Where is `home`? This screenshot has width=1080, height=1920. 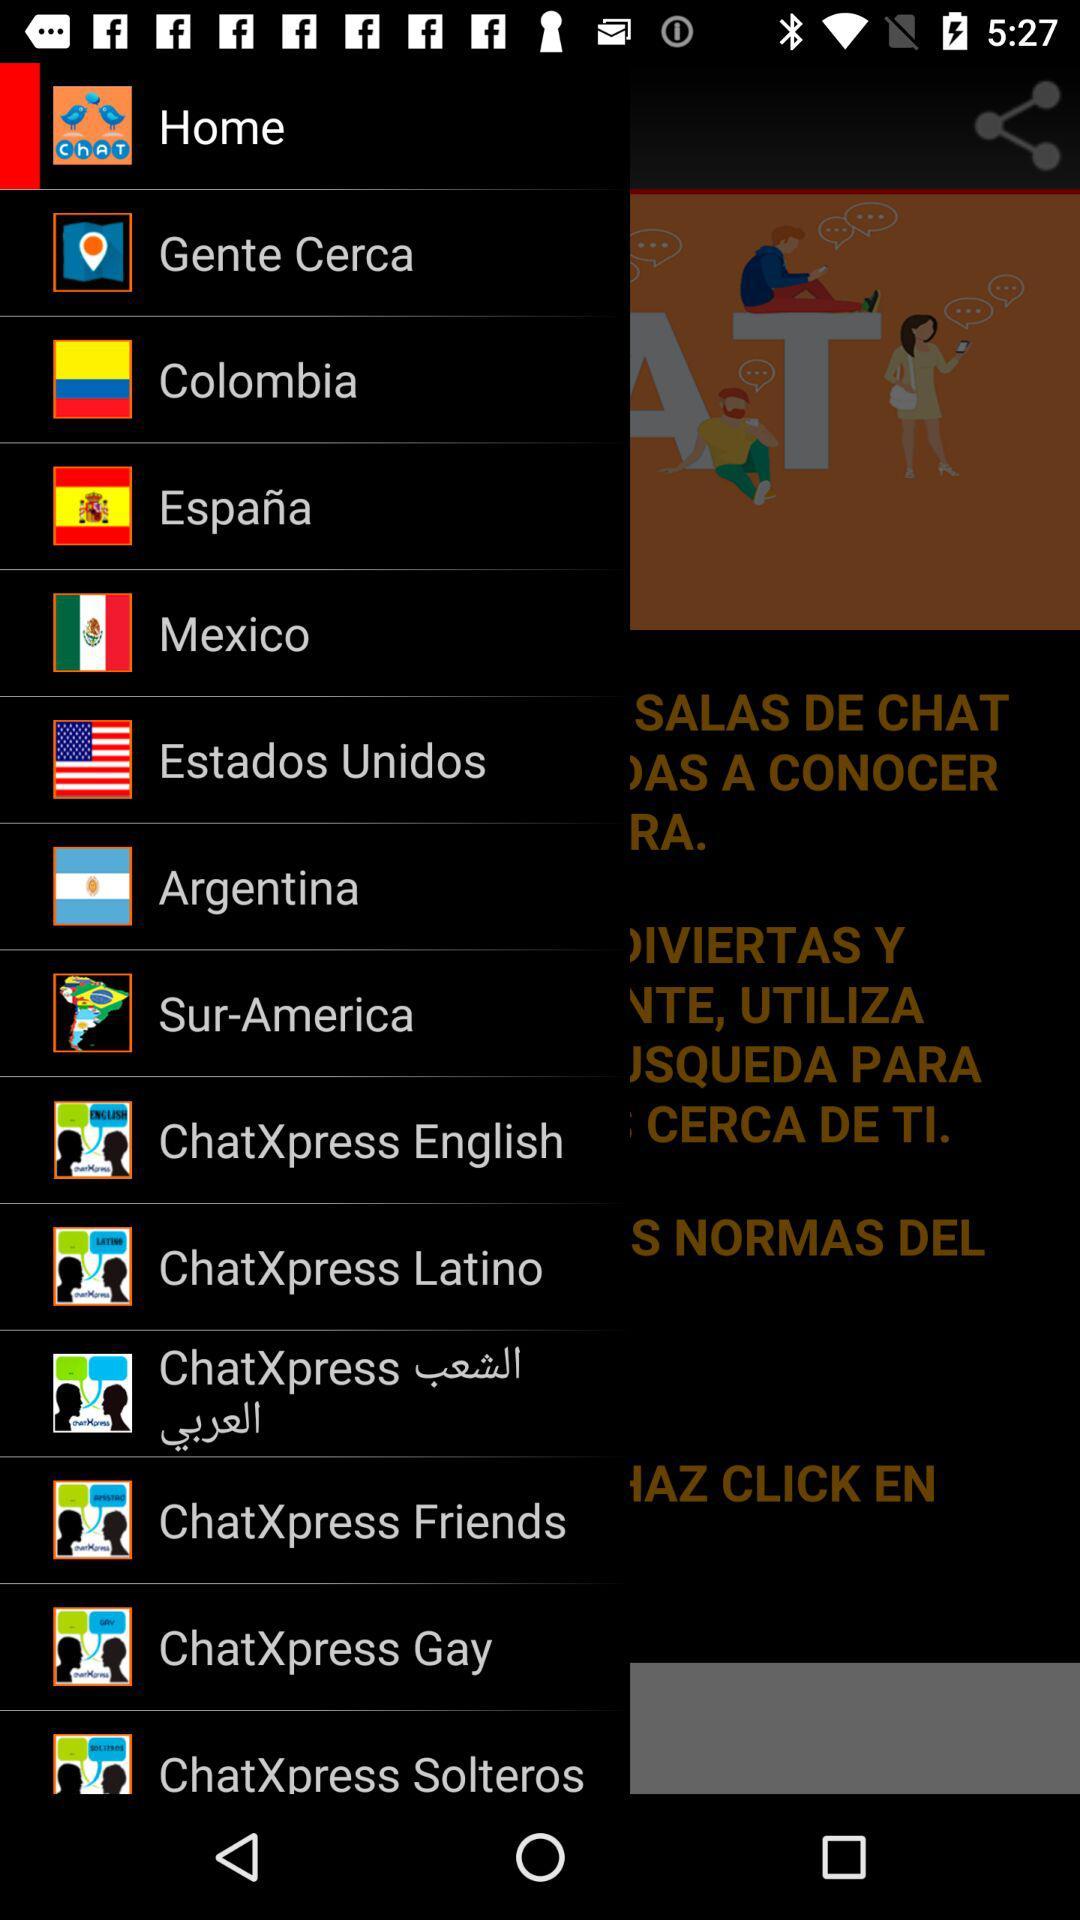 home is located at coordinates (235, 124).